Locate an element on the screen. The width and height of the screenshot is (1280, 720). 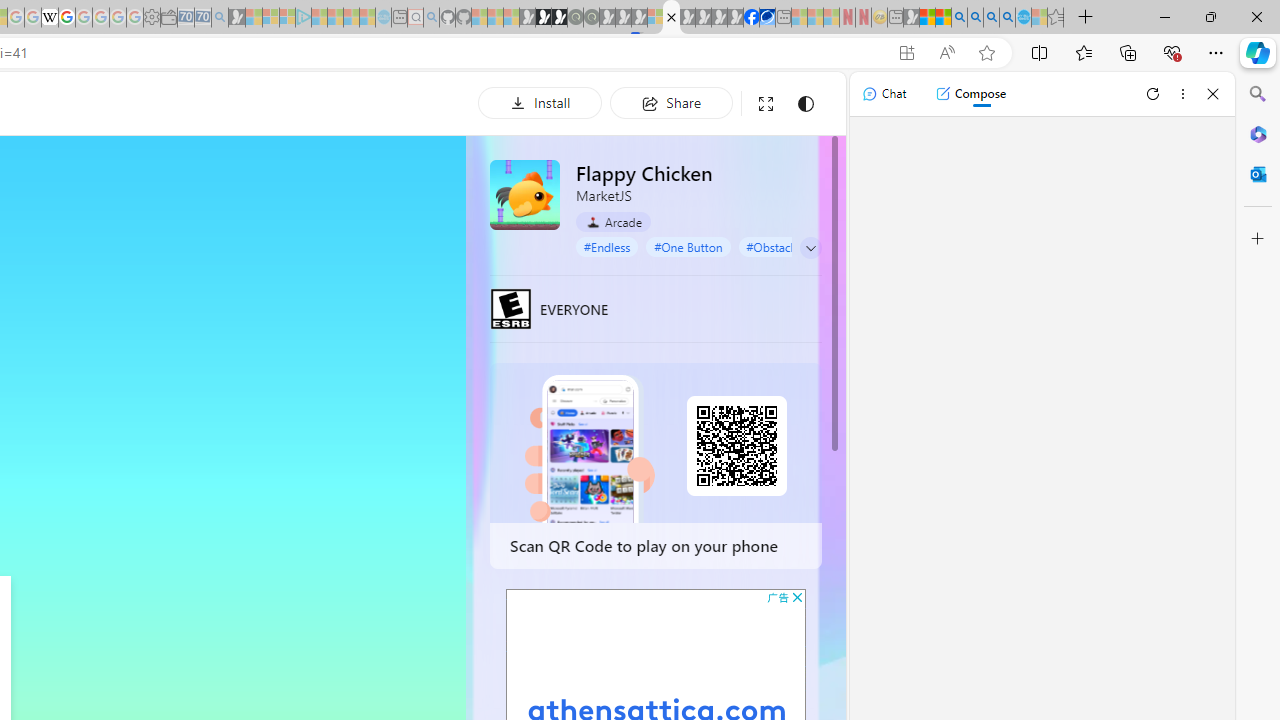
'2009 Bing officially replaced Live Search on June 3 - Search' is located at coordinates (975, 17).